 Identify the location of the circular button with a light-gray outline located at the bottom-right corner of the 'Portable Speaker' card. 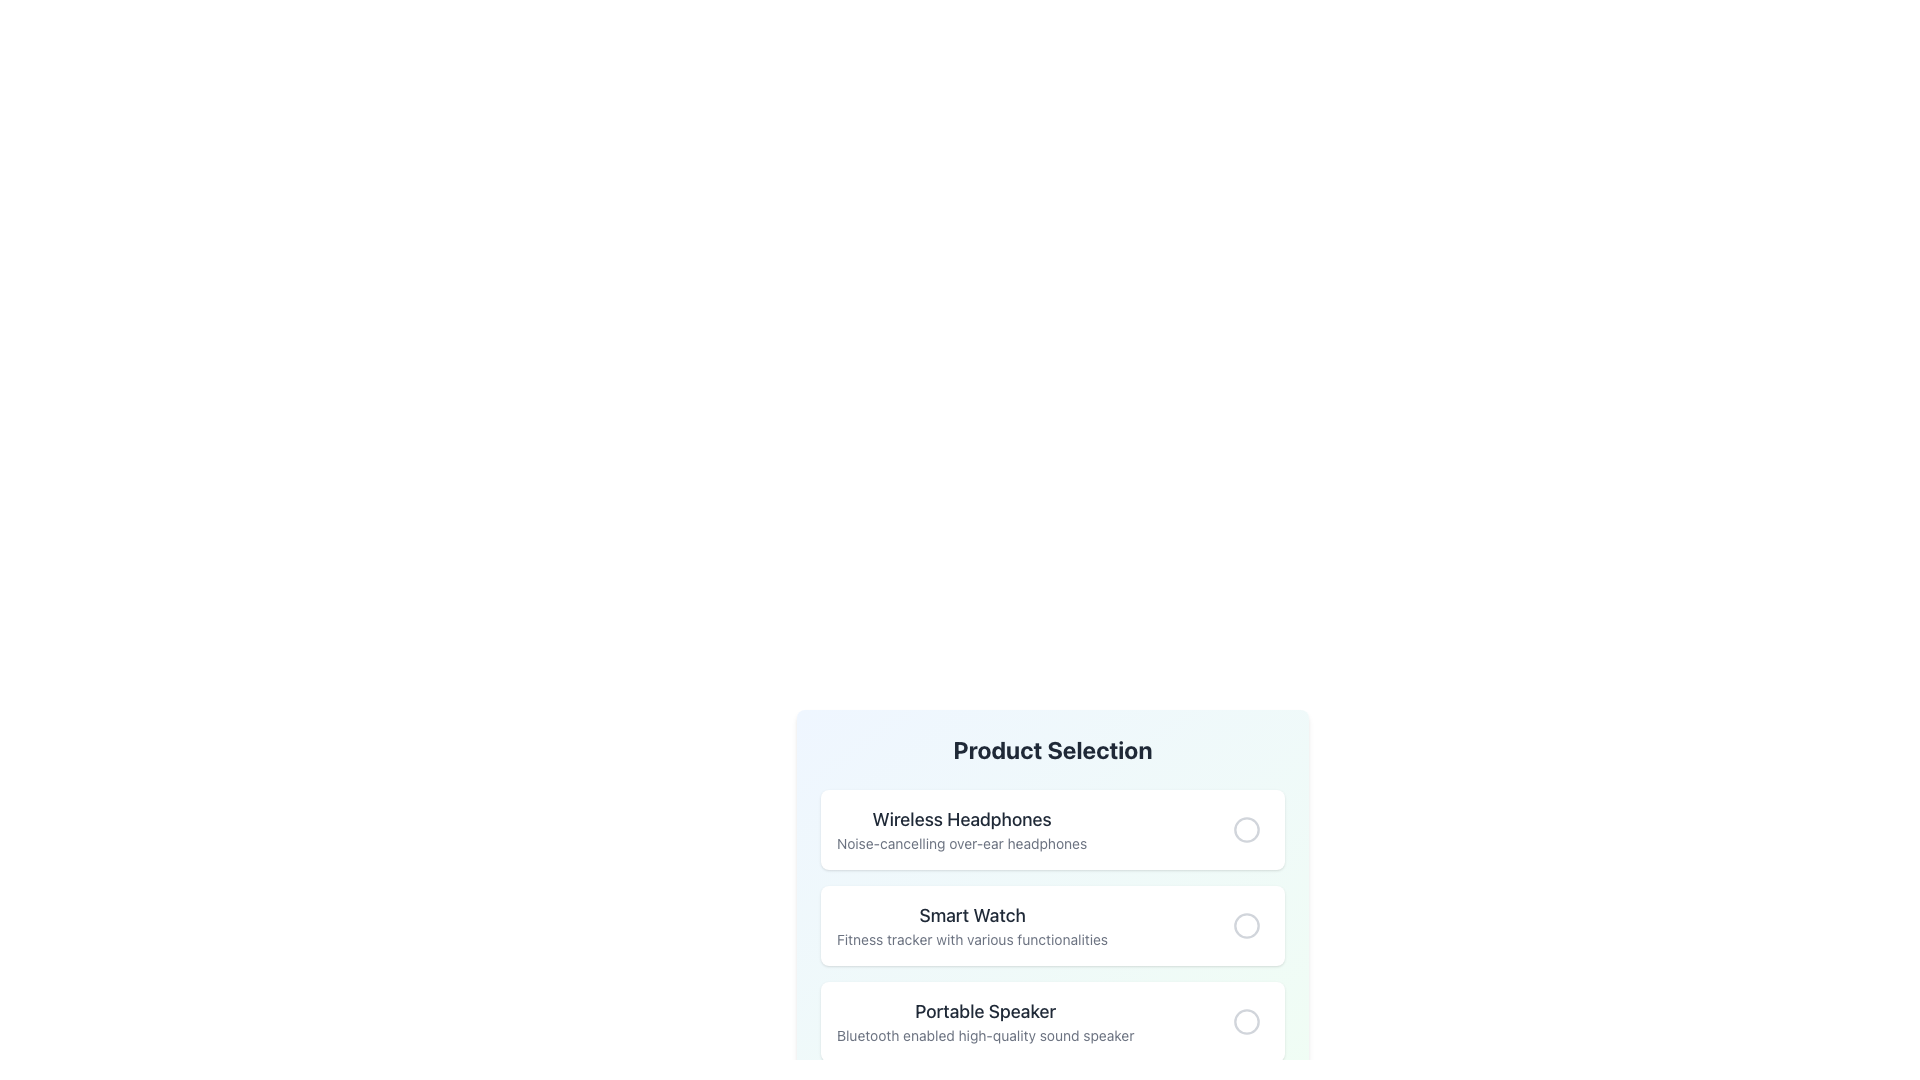
(1246, 1022).